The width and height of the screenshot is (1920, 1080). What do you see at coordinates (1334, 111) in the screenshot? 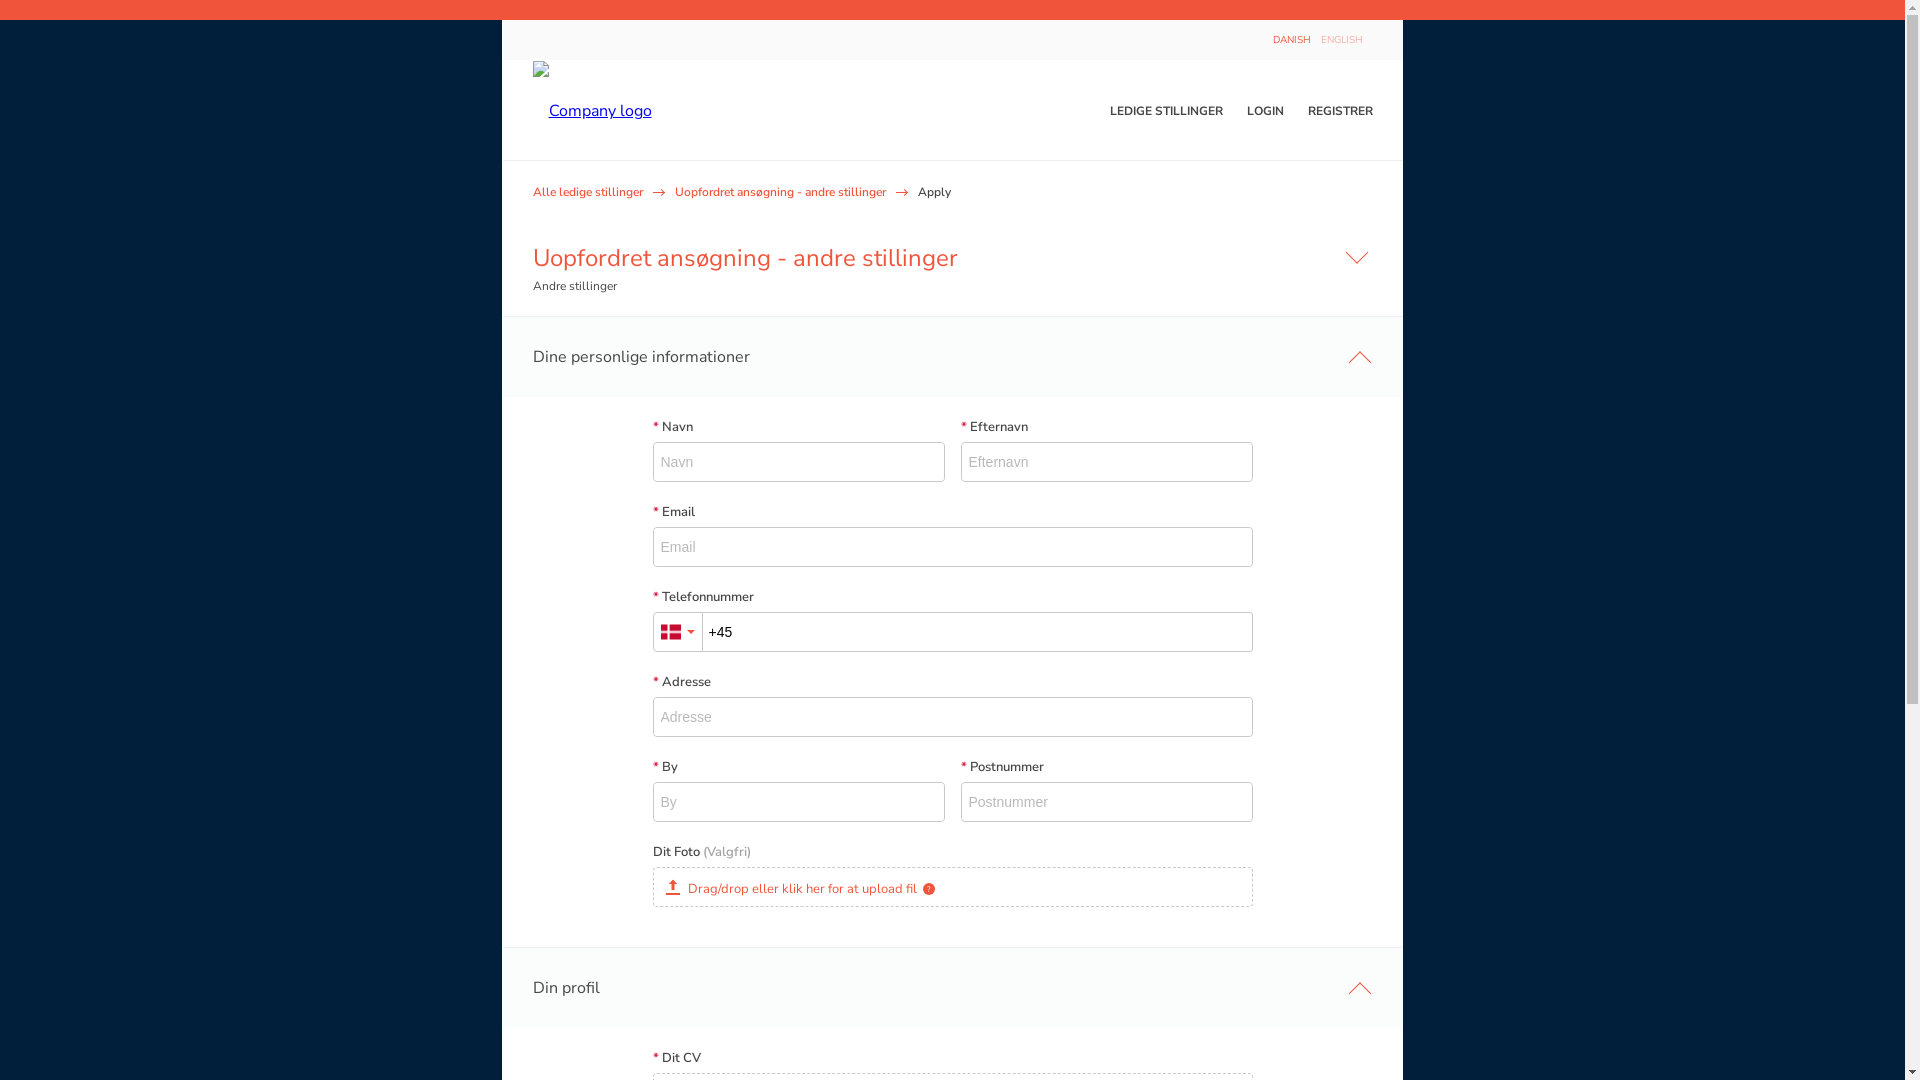
I see `'REGISTRER'` at bounding box center [1334, 111].